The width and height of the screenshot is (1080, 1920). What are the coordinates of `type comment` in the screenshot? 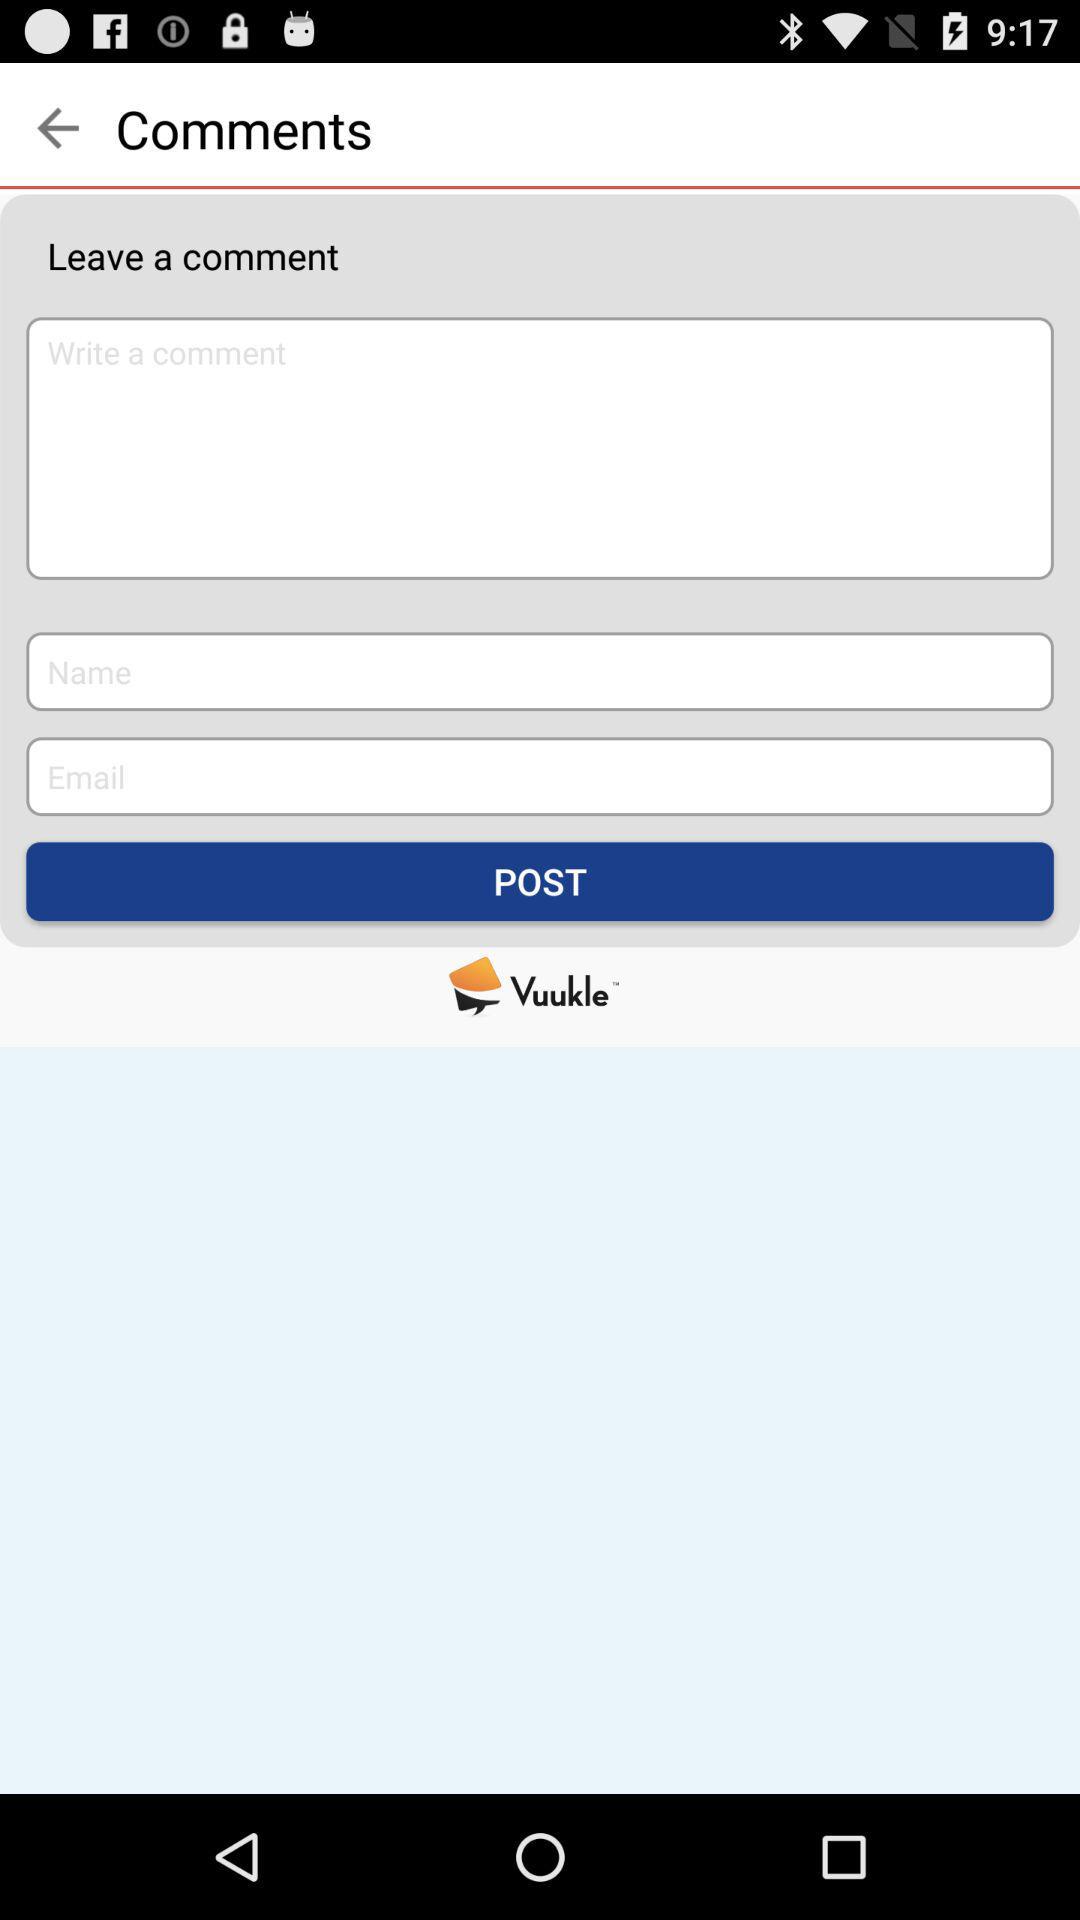 It's located at (540, 447).